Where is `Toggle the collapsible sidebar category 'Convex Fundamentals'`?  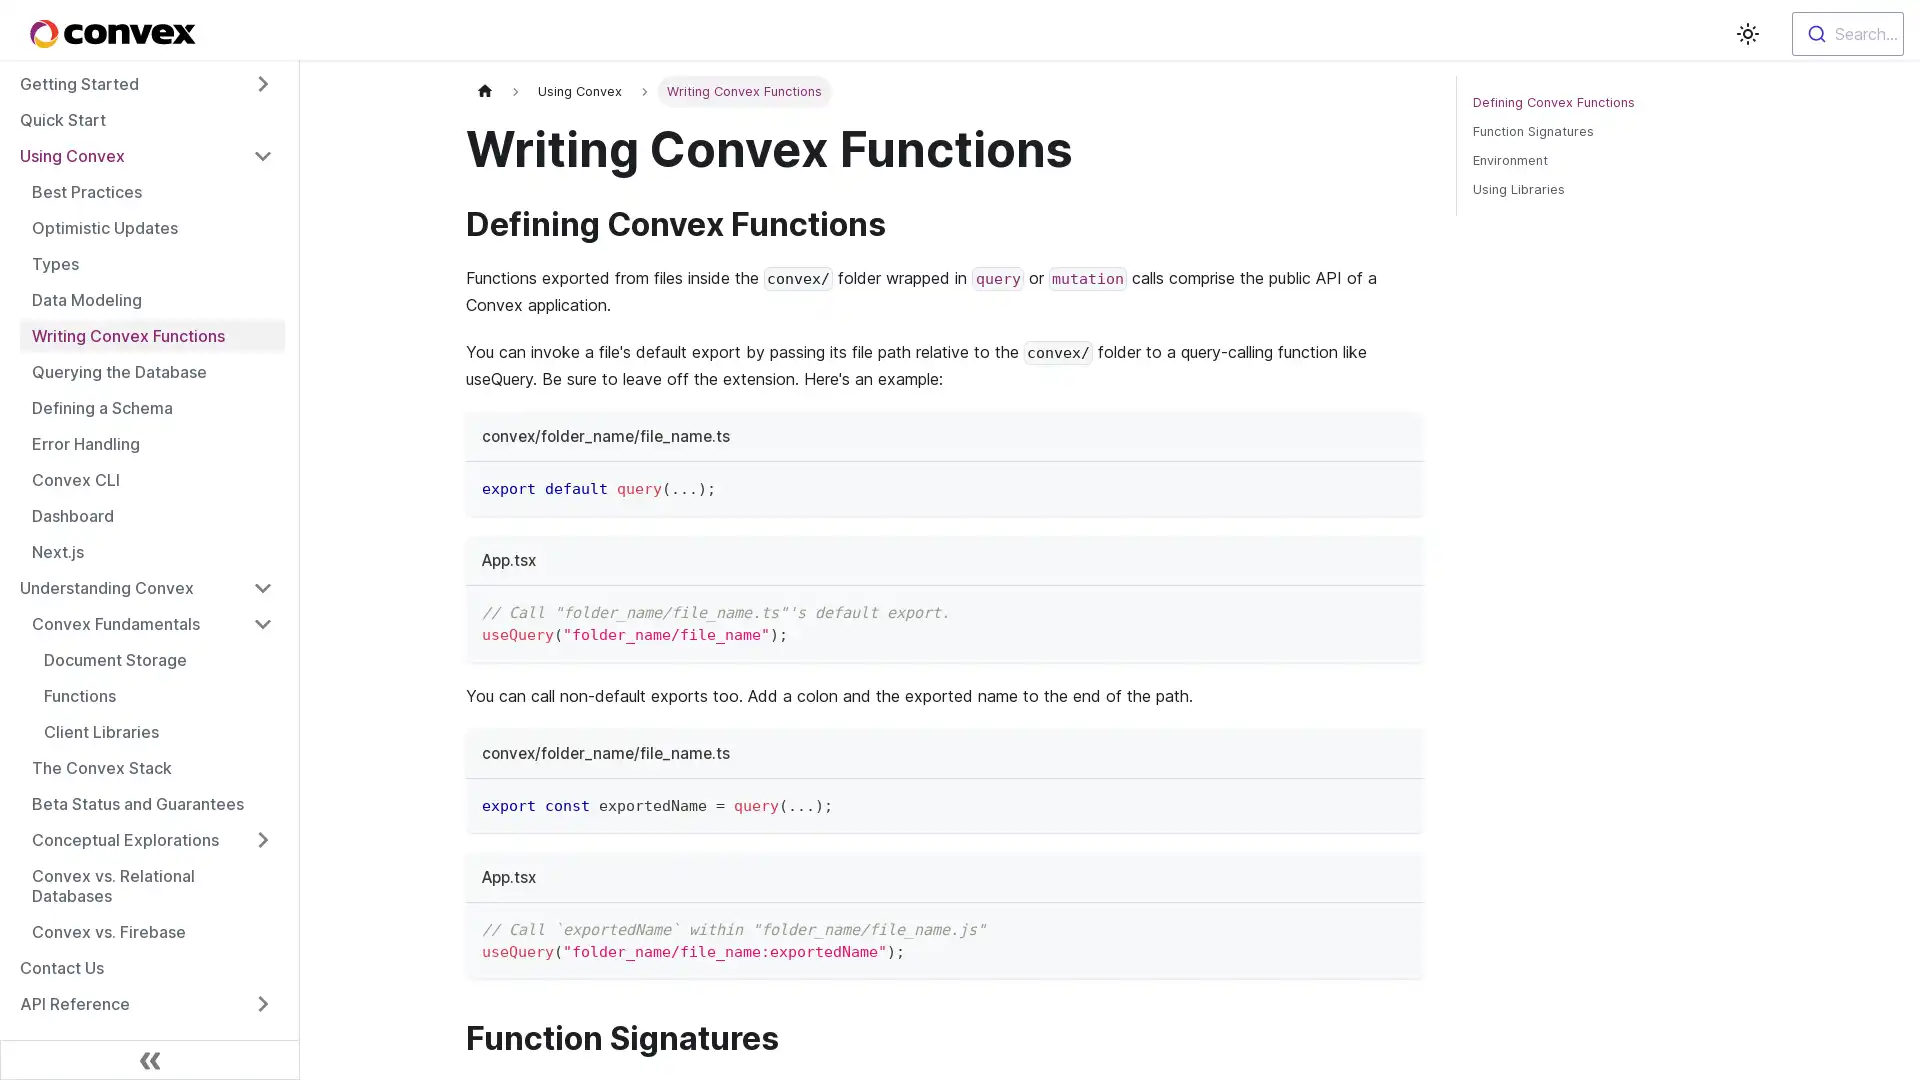
Toggle the collapsible sidebar category 'Convex Fundamentals' is located at coordinates (262, 623).